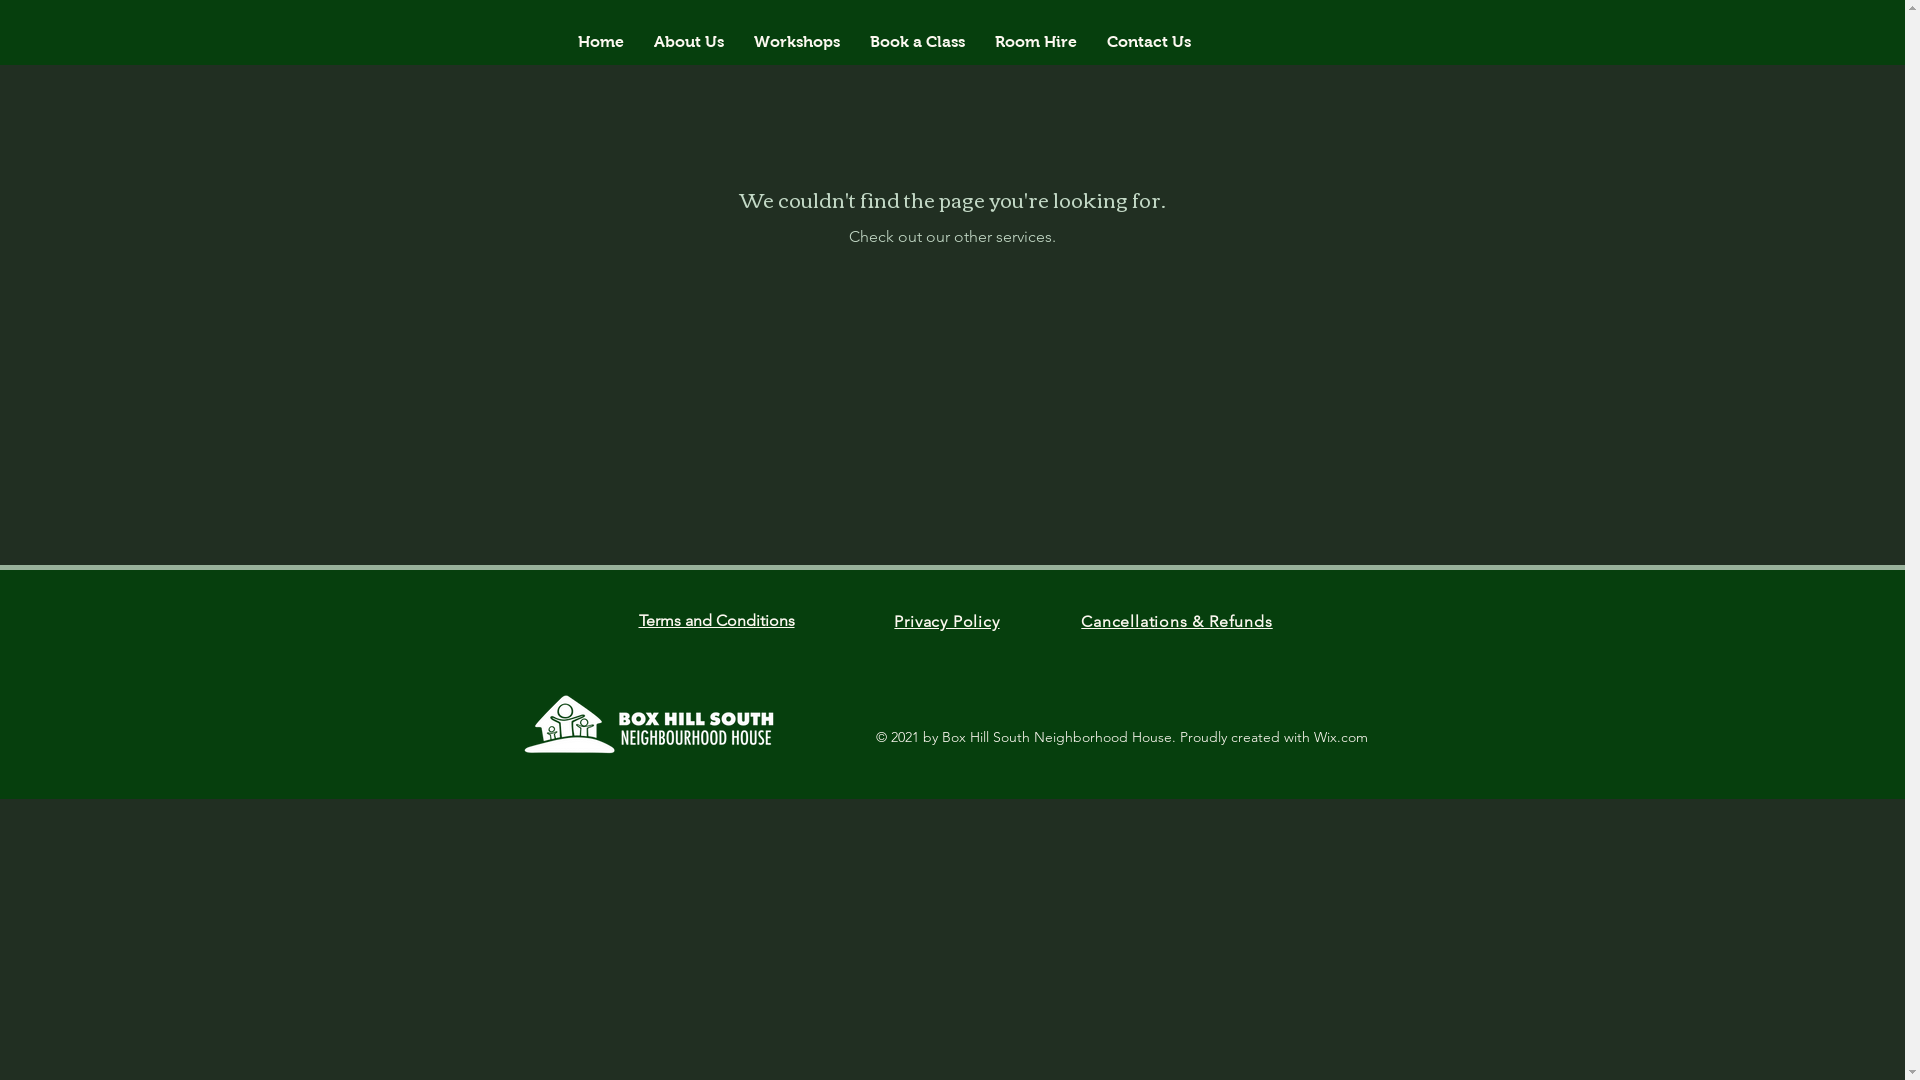  Describe the element at coordinates (1176, 620) in the screenshot. I see `'Cancellations & Refunds'` at that location.